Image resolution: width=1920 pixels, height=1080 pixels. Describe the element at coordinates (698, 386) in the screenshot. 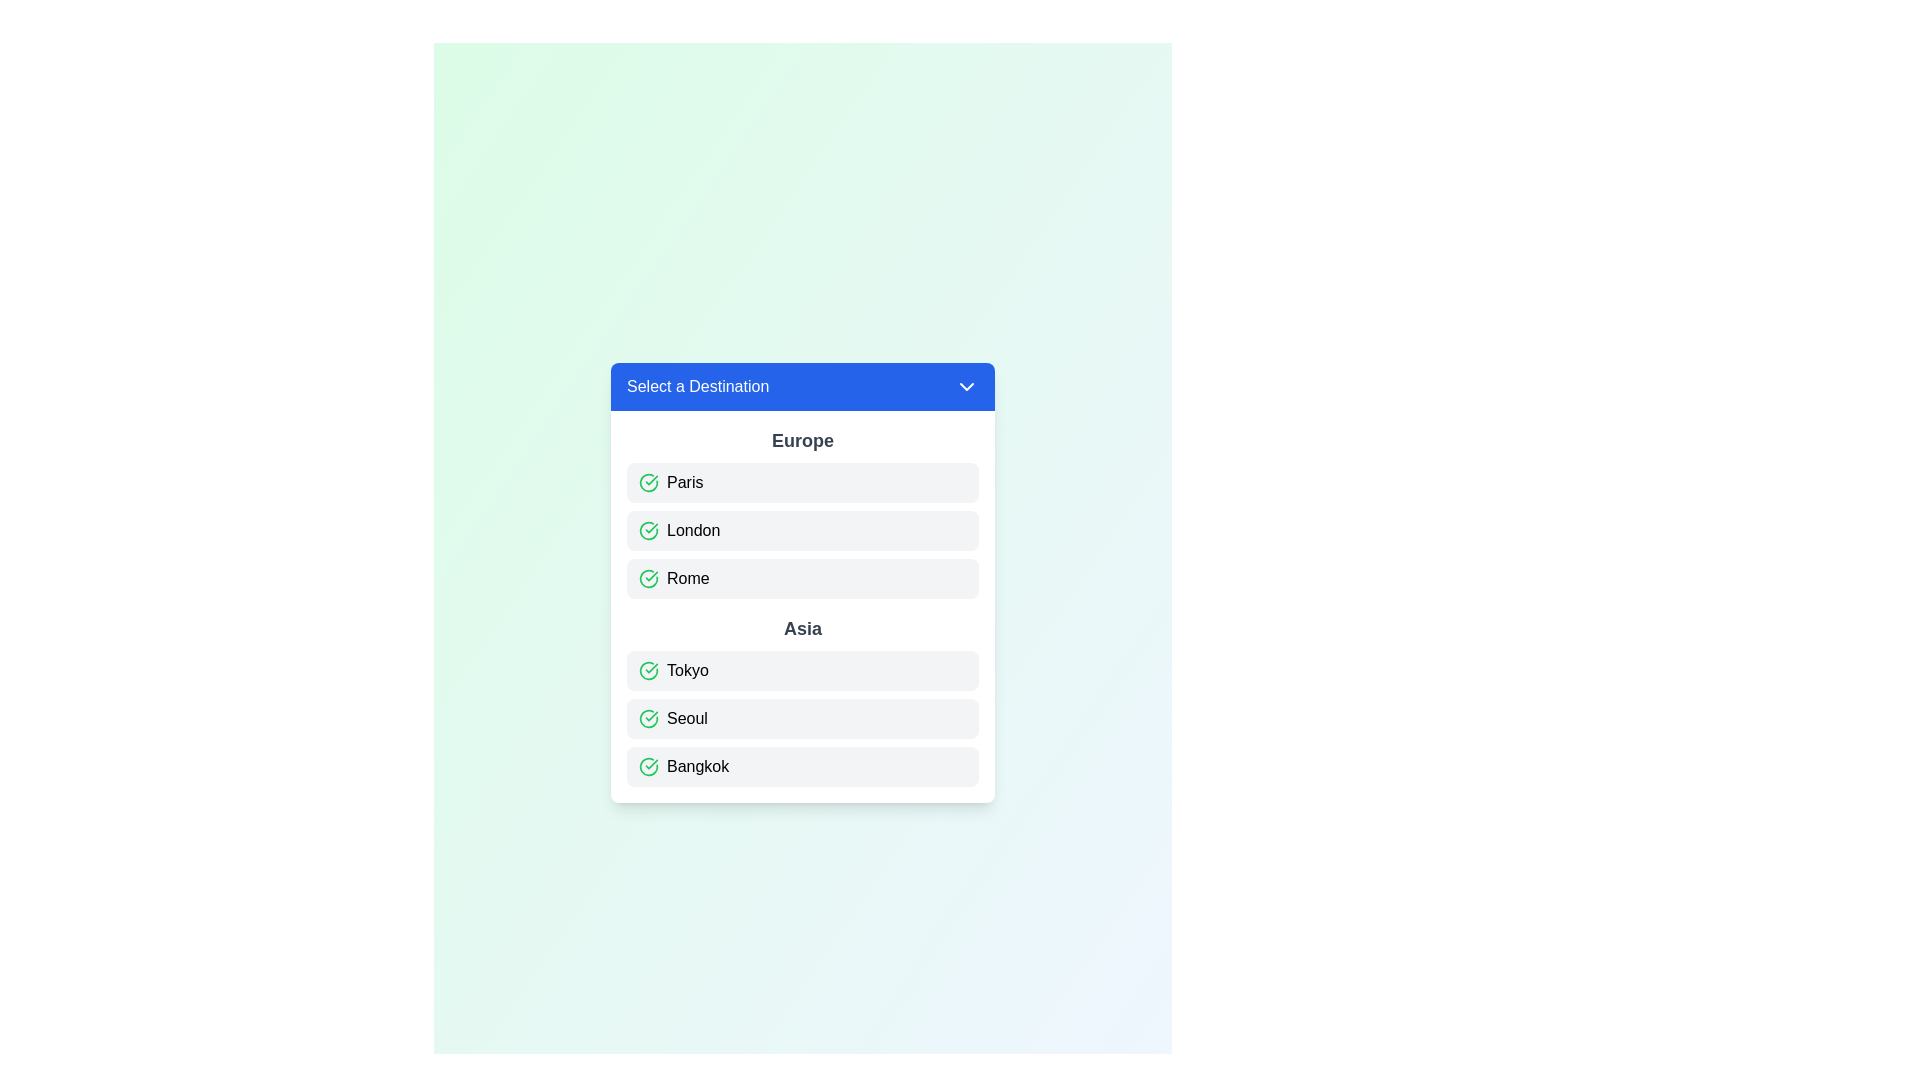

I see `text displayed in the header section that says 'Select a Destination', which is in bold white font on a blue background` at that location.